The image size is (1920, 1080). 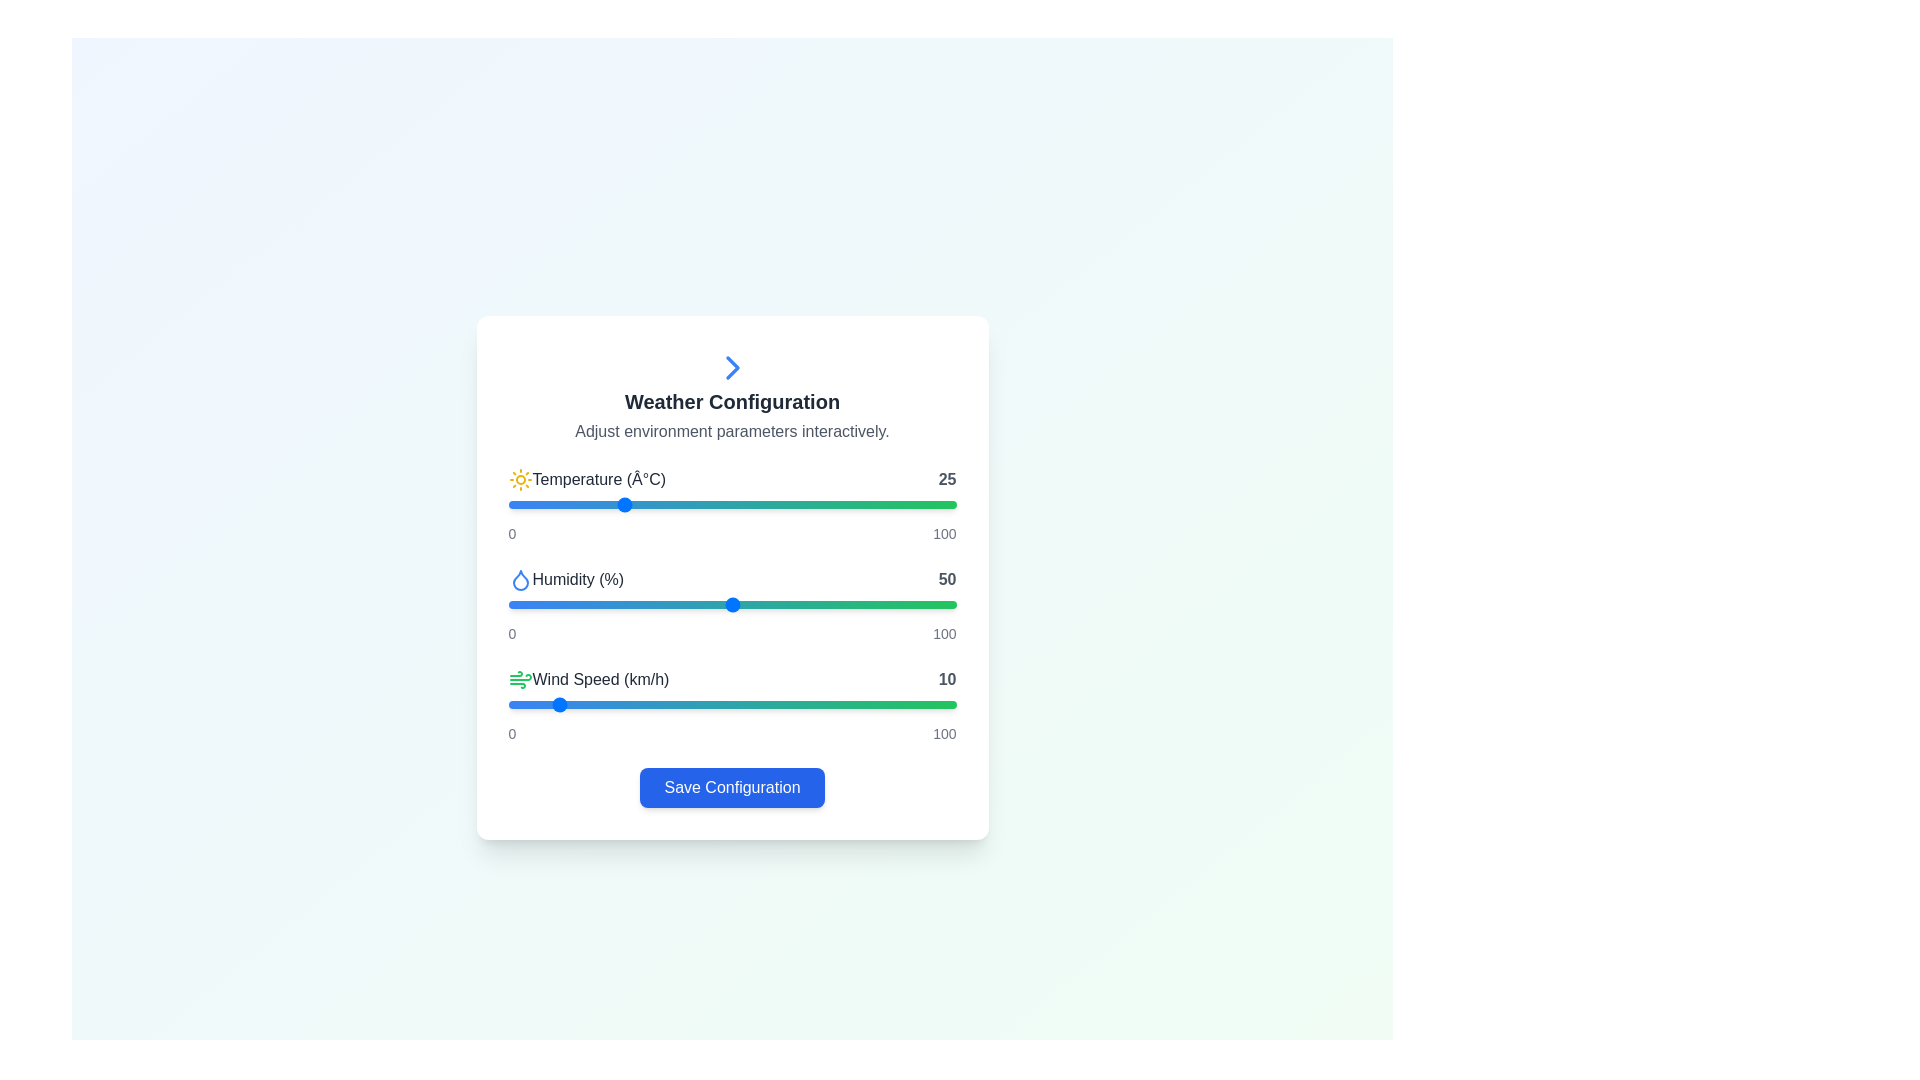 What do you see at coordinates (946, 479) in the screenshot?
I see `the numeric display showing the number '25' styled in gray and bold font, located to the right of the 'Temperature (°C)' label within the 'Weather Configuration' section` at bounding box center [946, 479].